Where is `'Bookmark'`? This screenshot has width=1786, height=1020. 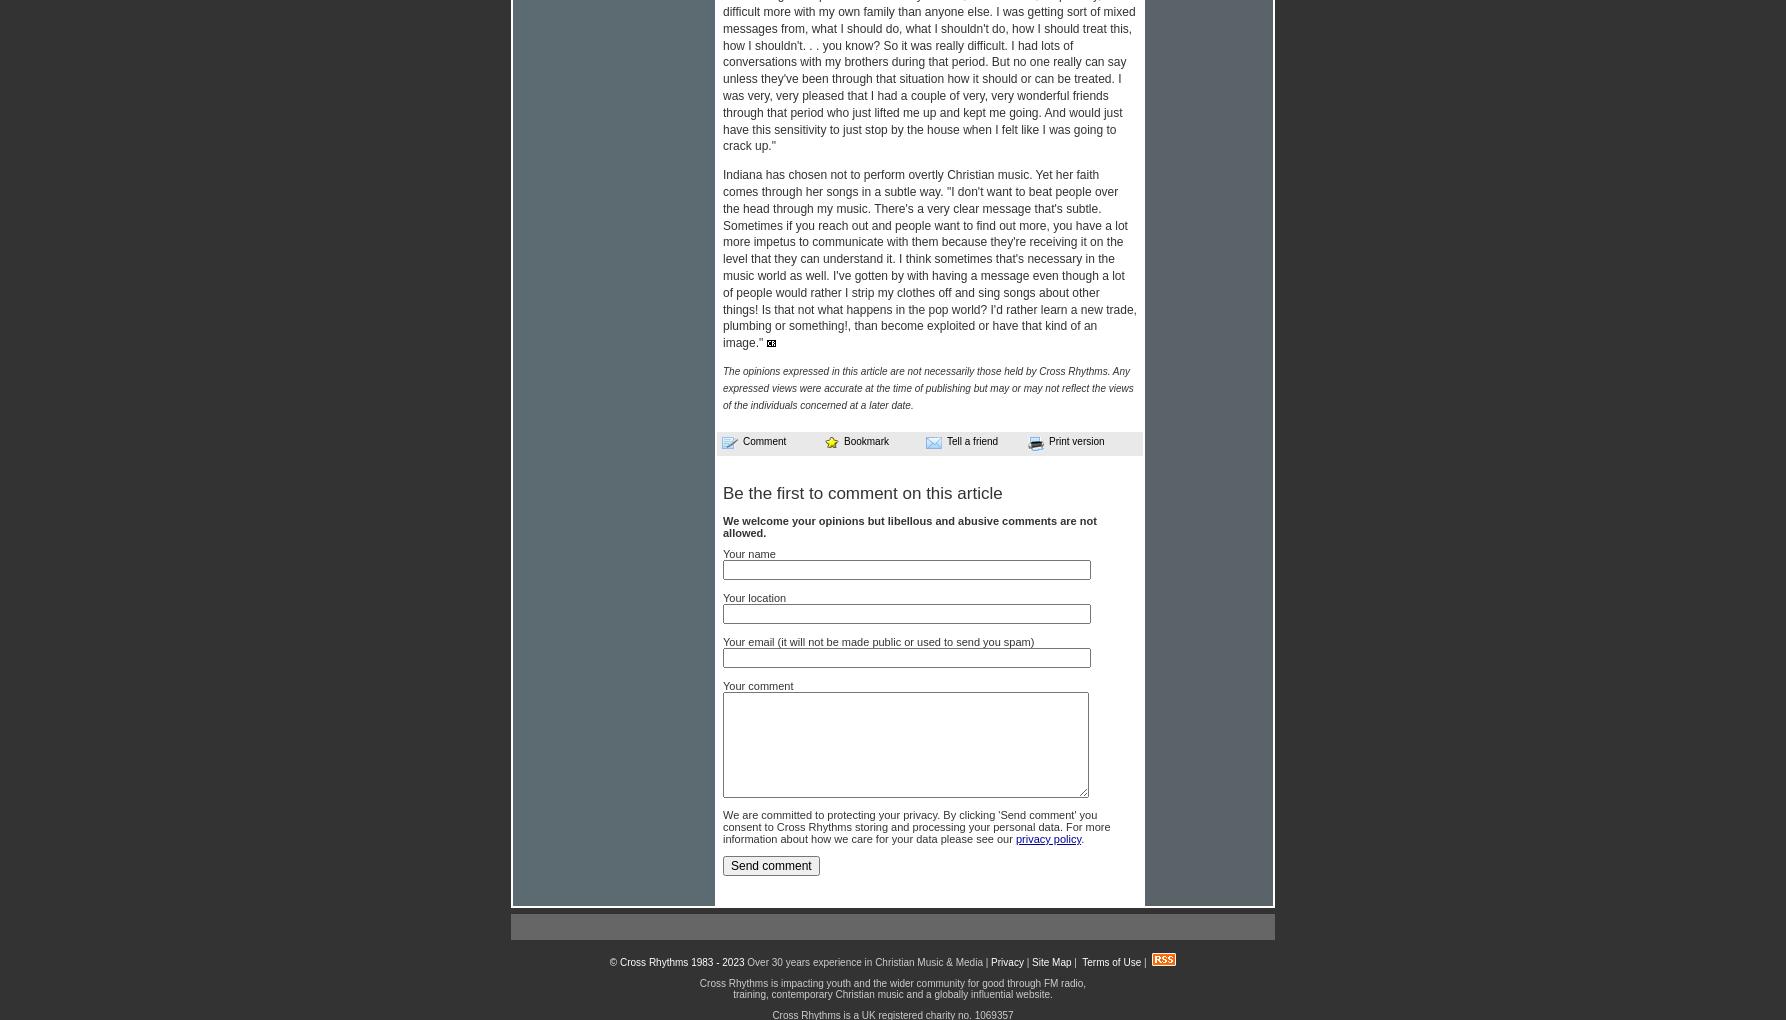 'Bookmark' is located at coordinates (843, 440).